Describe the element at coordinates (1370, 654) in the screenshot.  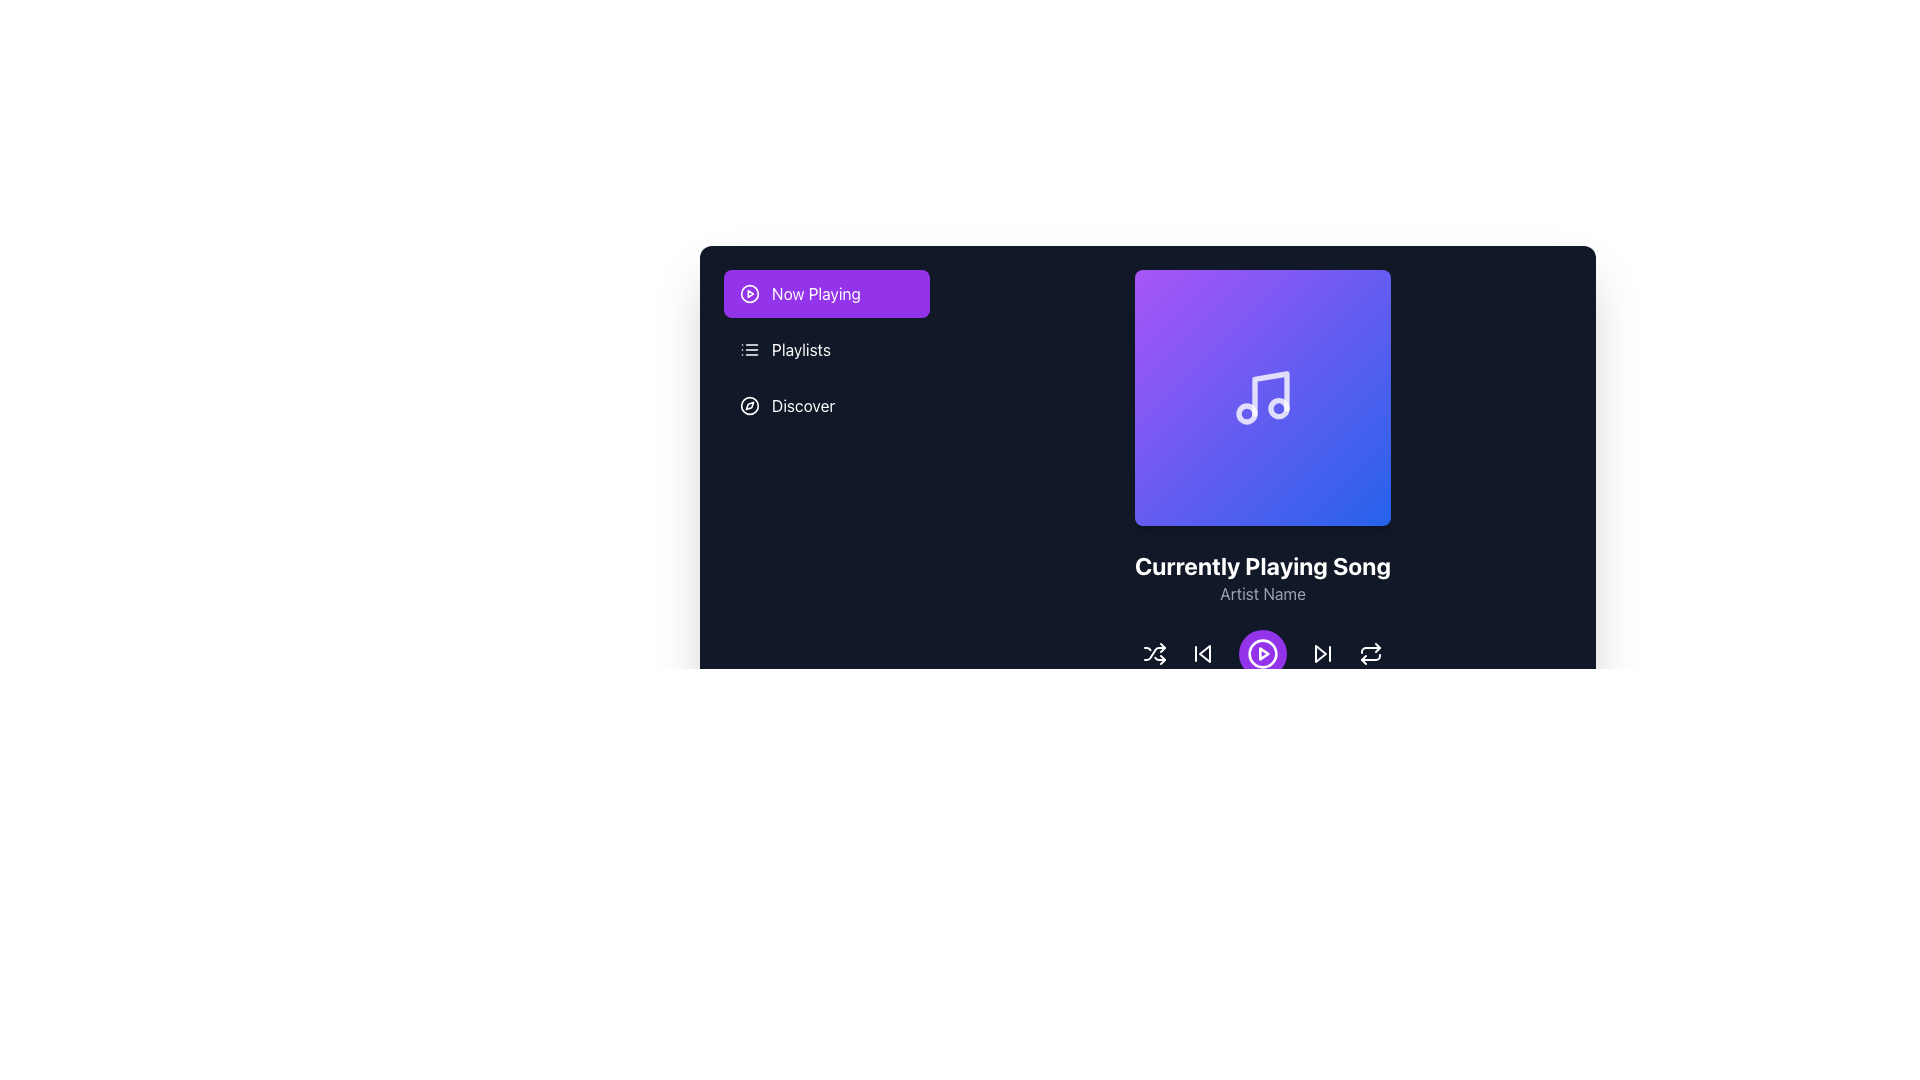
I see `the circular repeat function button with a dark background and white detailing` at that location.